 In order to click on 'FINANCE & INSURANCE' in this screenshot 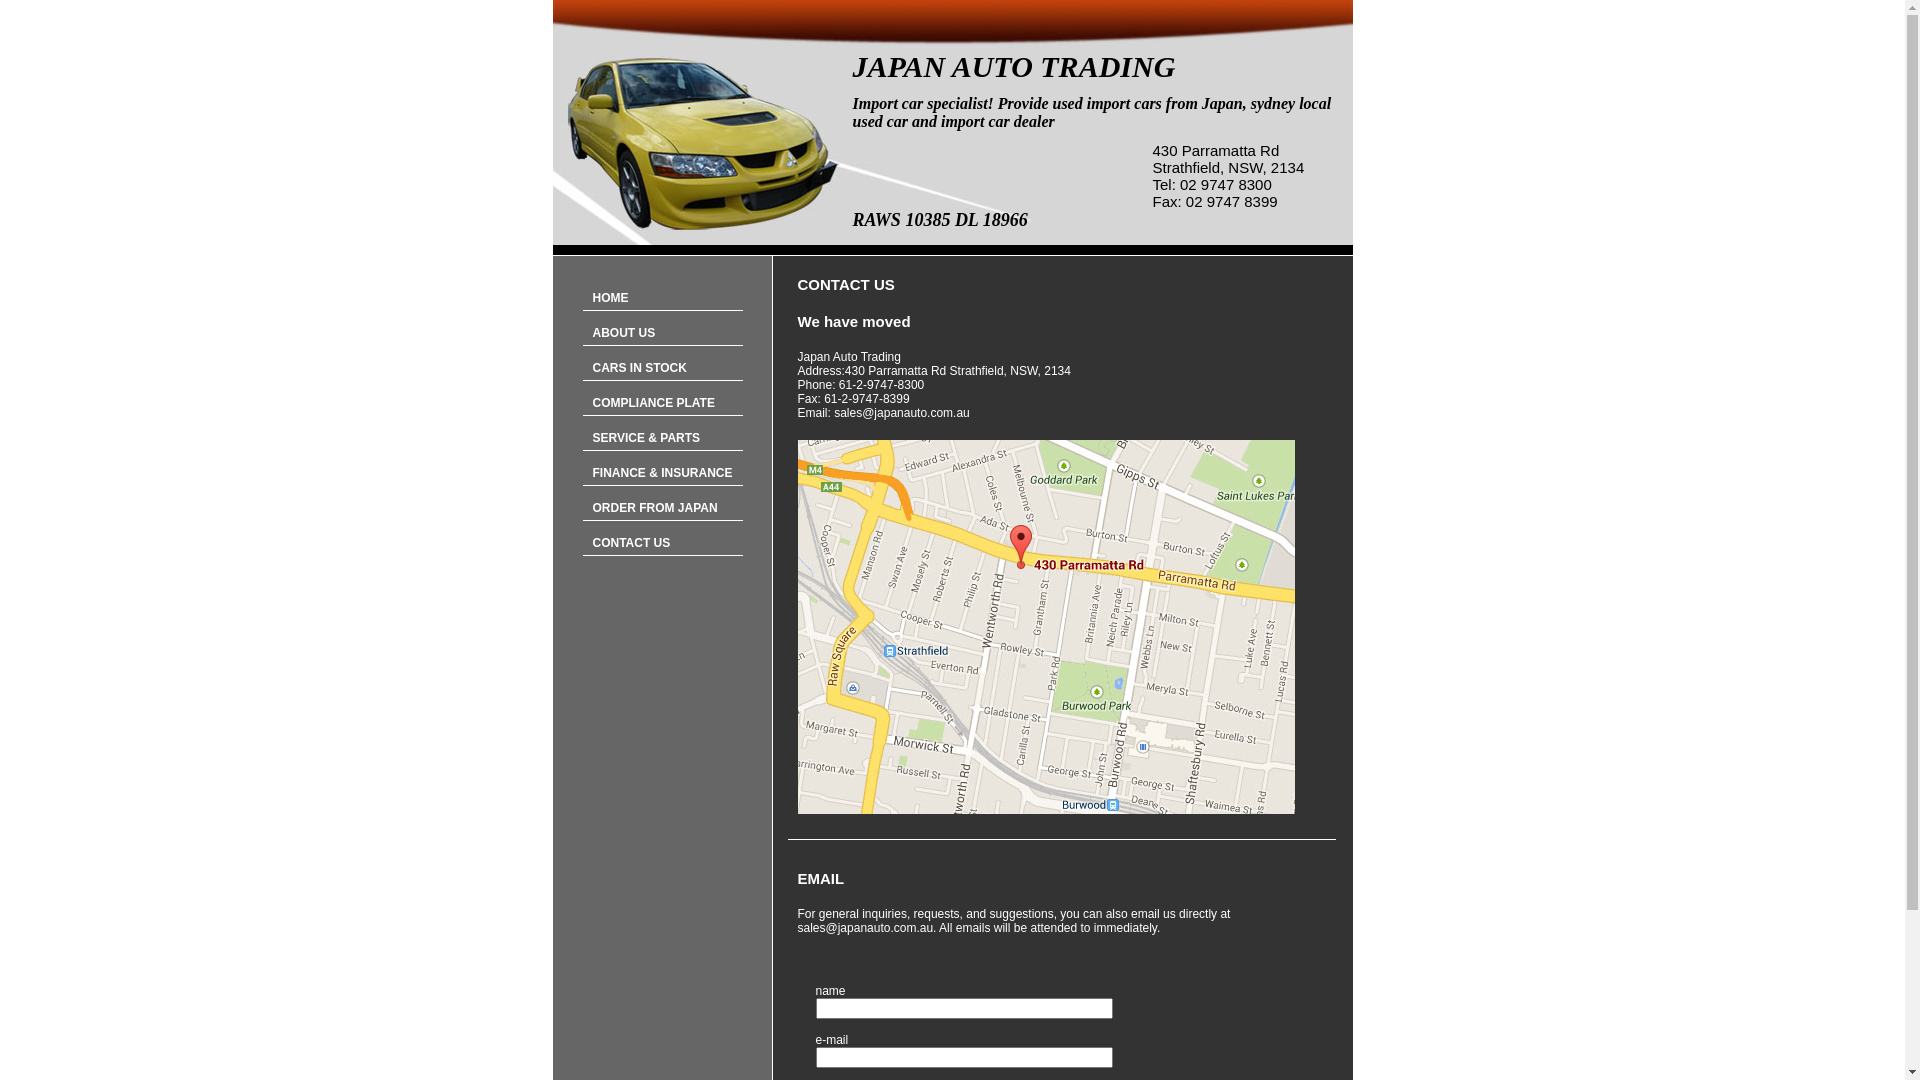, I will do `click(580, 473)`.